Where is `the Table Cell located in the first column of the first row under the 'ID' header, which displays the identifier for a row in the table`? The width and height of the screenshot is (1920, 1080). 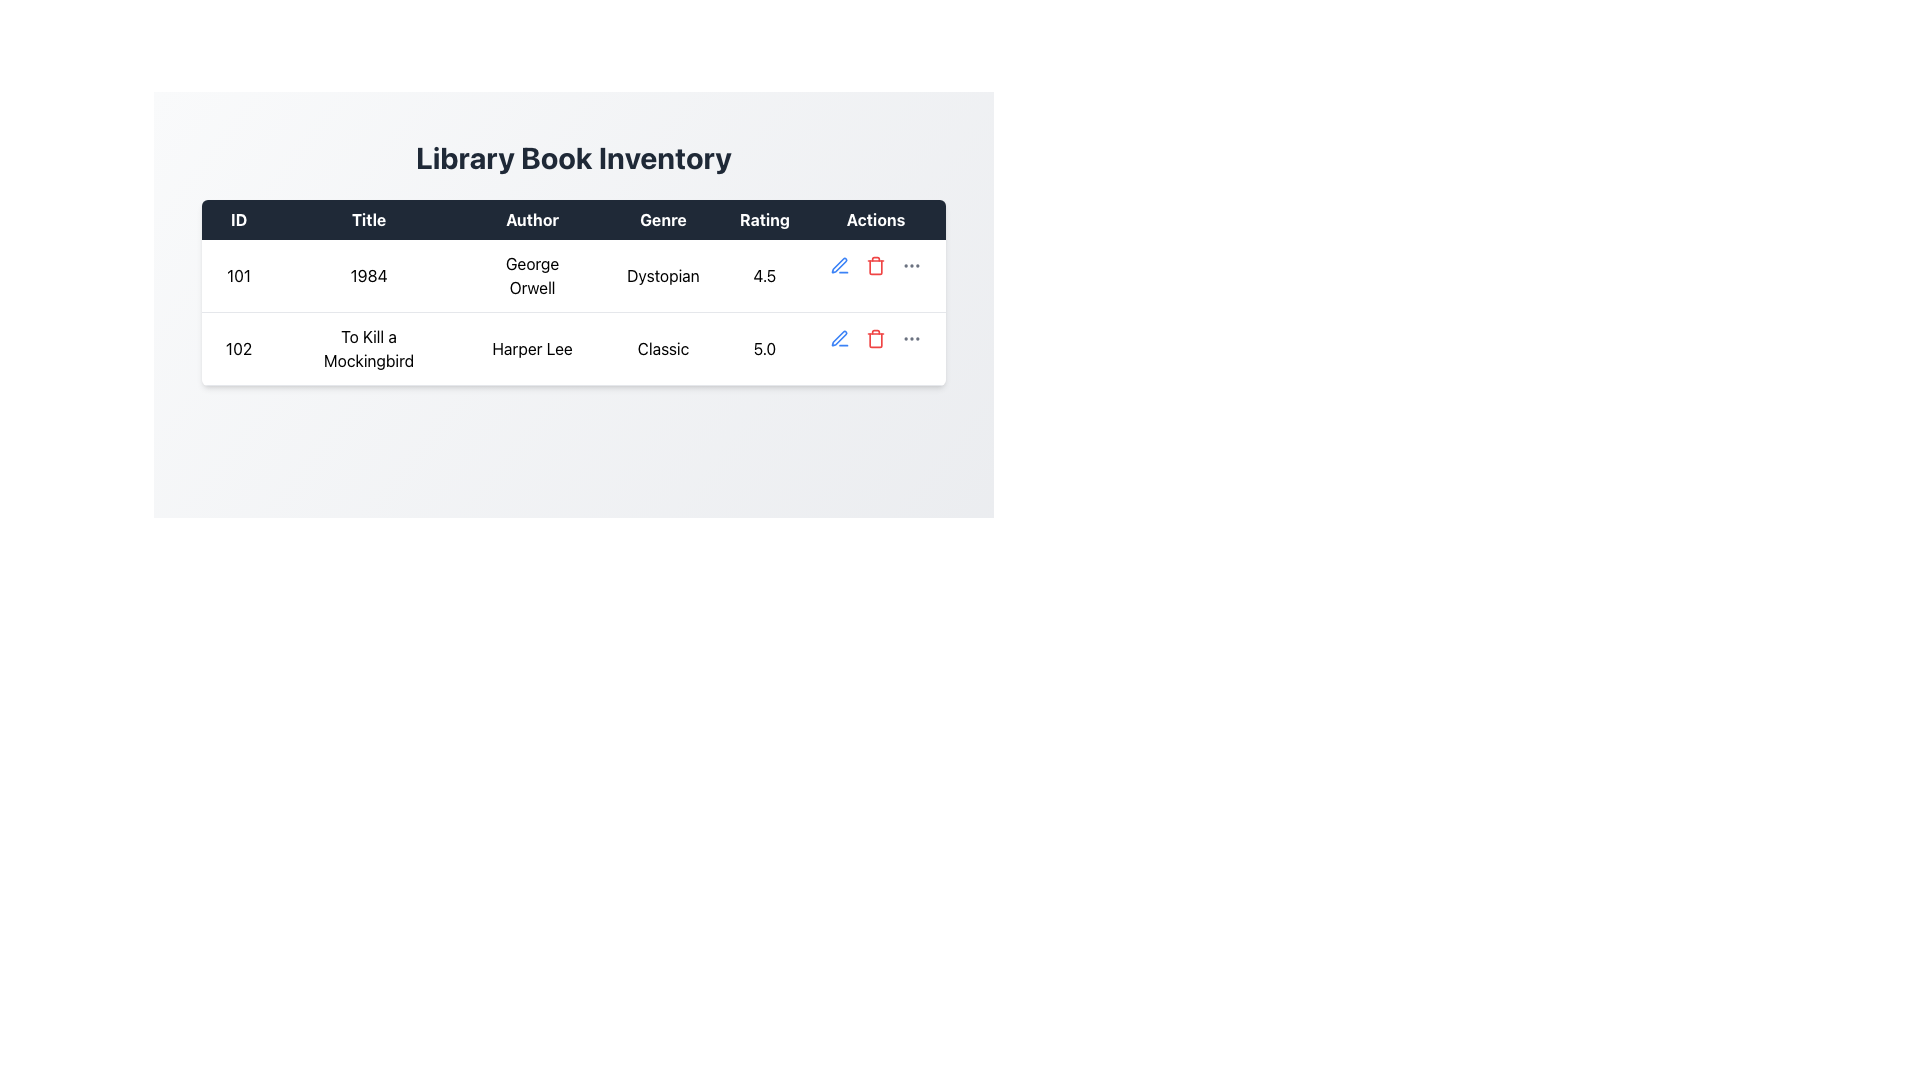 the Table Cell located in the first column of the first row under the 'ID' header, which displays the identifier for a row in the table is located at coordinates (239, 276).